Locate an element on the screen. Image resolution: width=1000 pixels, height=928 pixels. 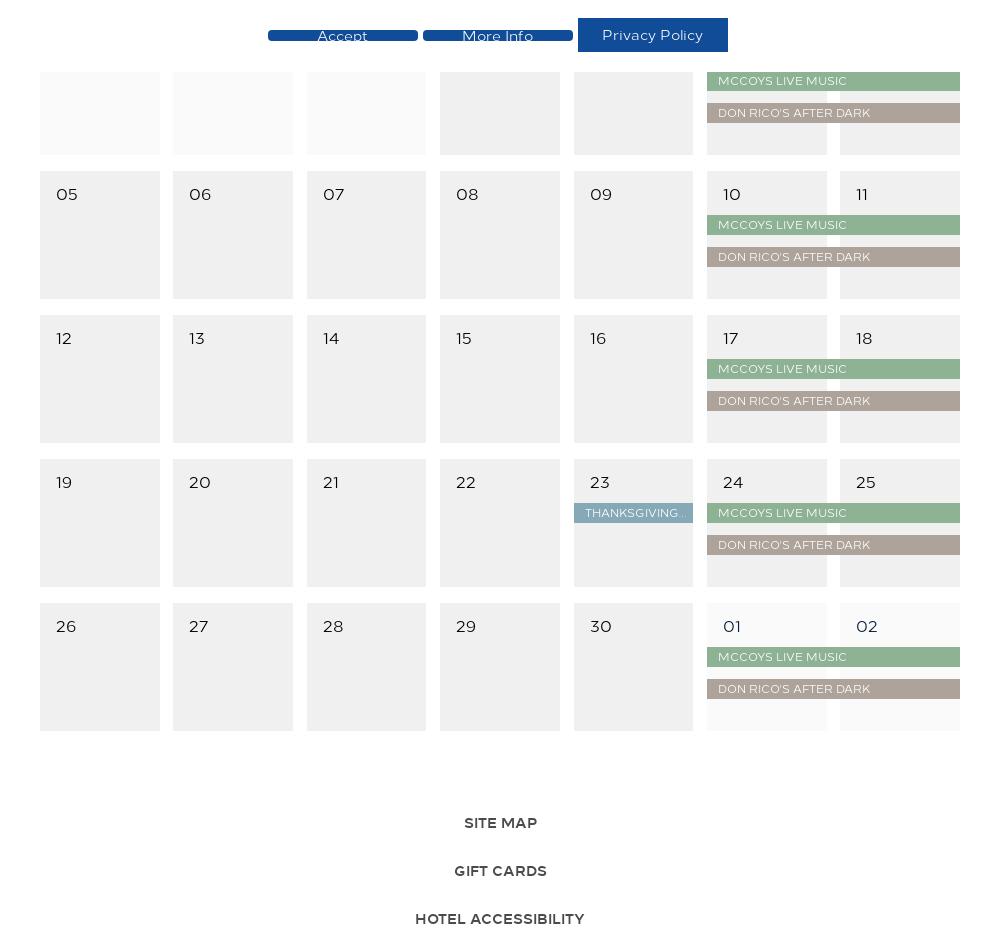
'Privacy Policy' is located at coordinates (652, 32).